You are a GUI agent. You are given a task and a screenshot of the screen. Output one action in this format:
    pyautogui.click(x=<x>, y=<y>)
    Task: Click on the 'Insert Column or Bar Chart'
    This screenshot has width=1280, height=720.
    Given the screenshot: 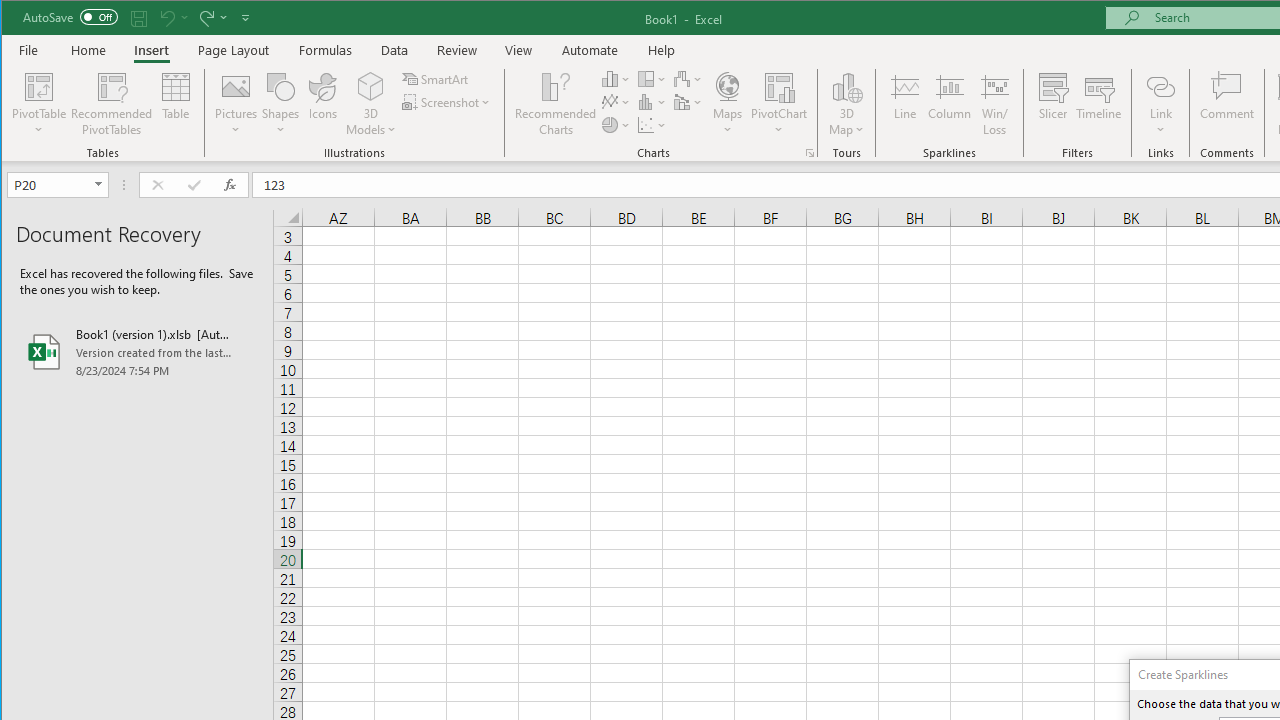 What is the action you would take?
    pyautogui.click(x=615, y=78)
    